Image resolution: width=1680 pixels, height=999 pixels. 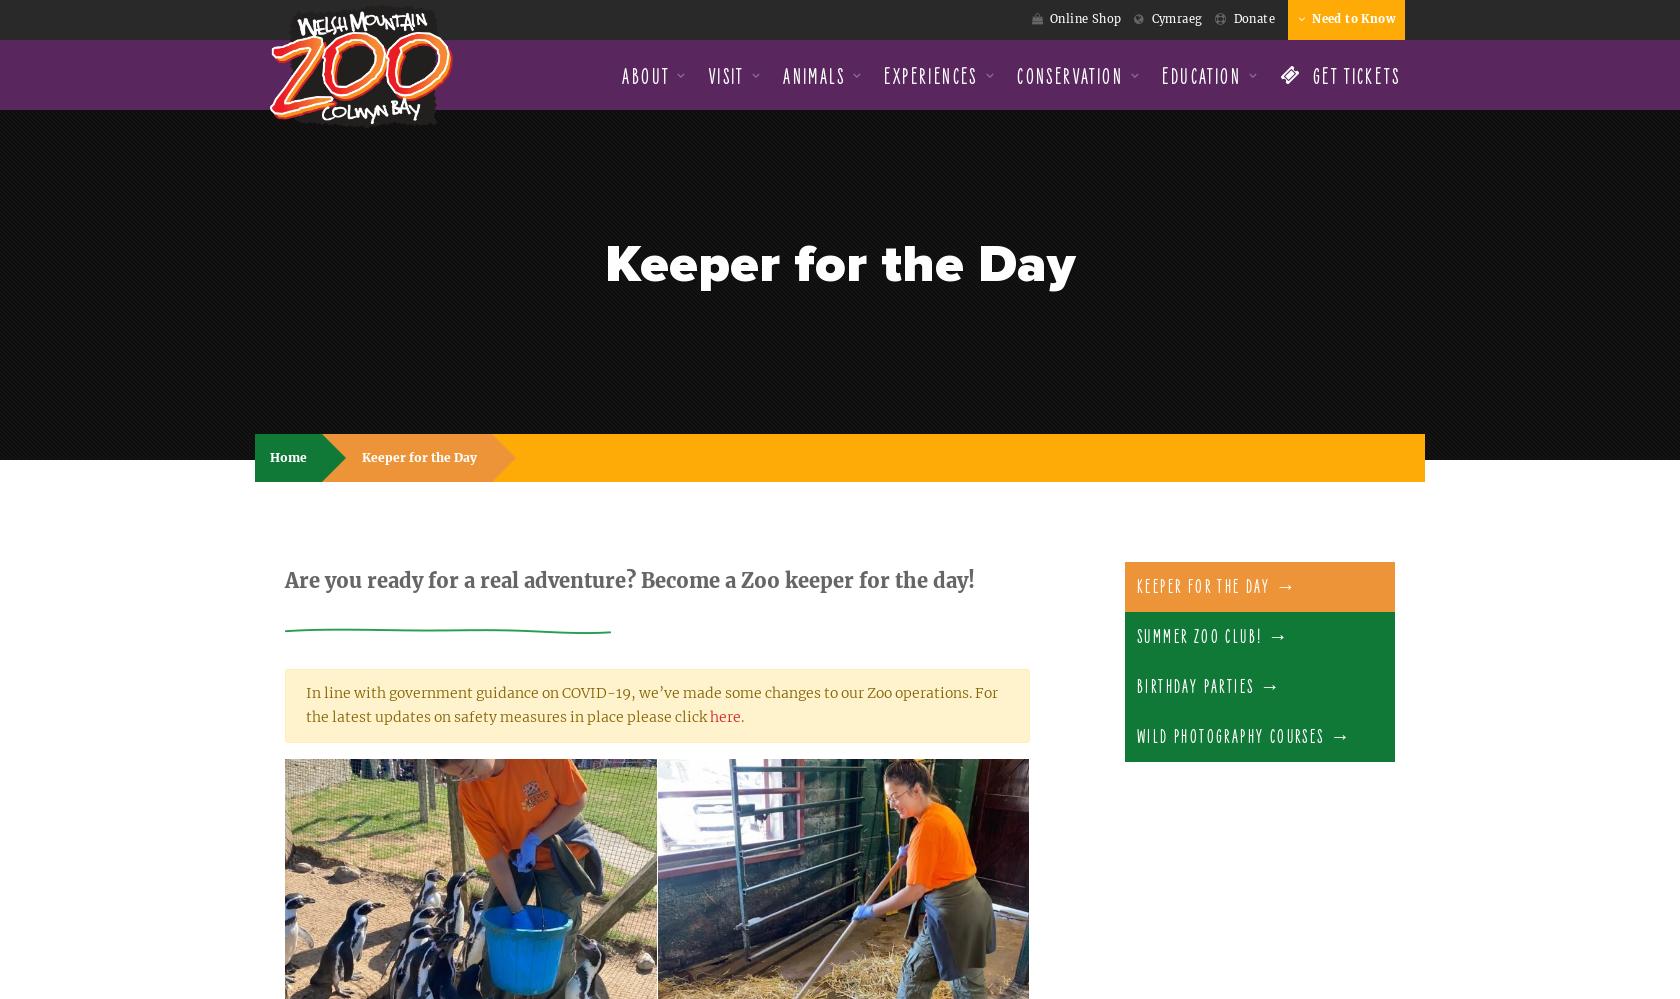 What do you see at coordinates (288, 457) in the screenshot?
I see `'Home'` at bounding box center [288, 457].